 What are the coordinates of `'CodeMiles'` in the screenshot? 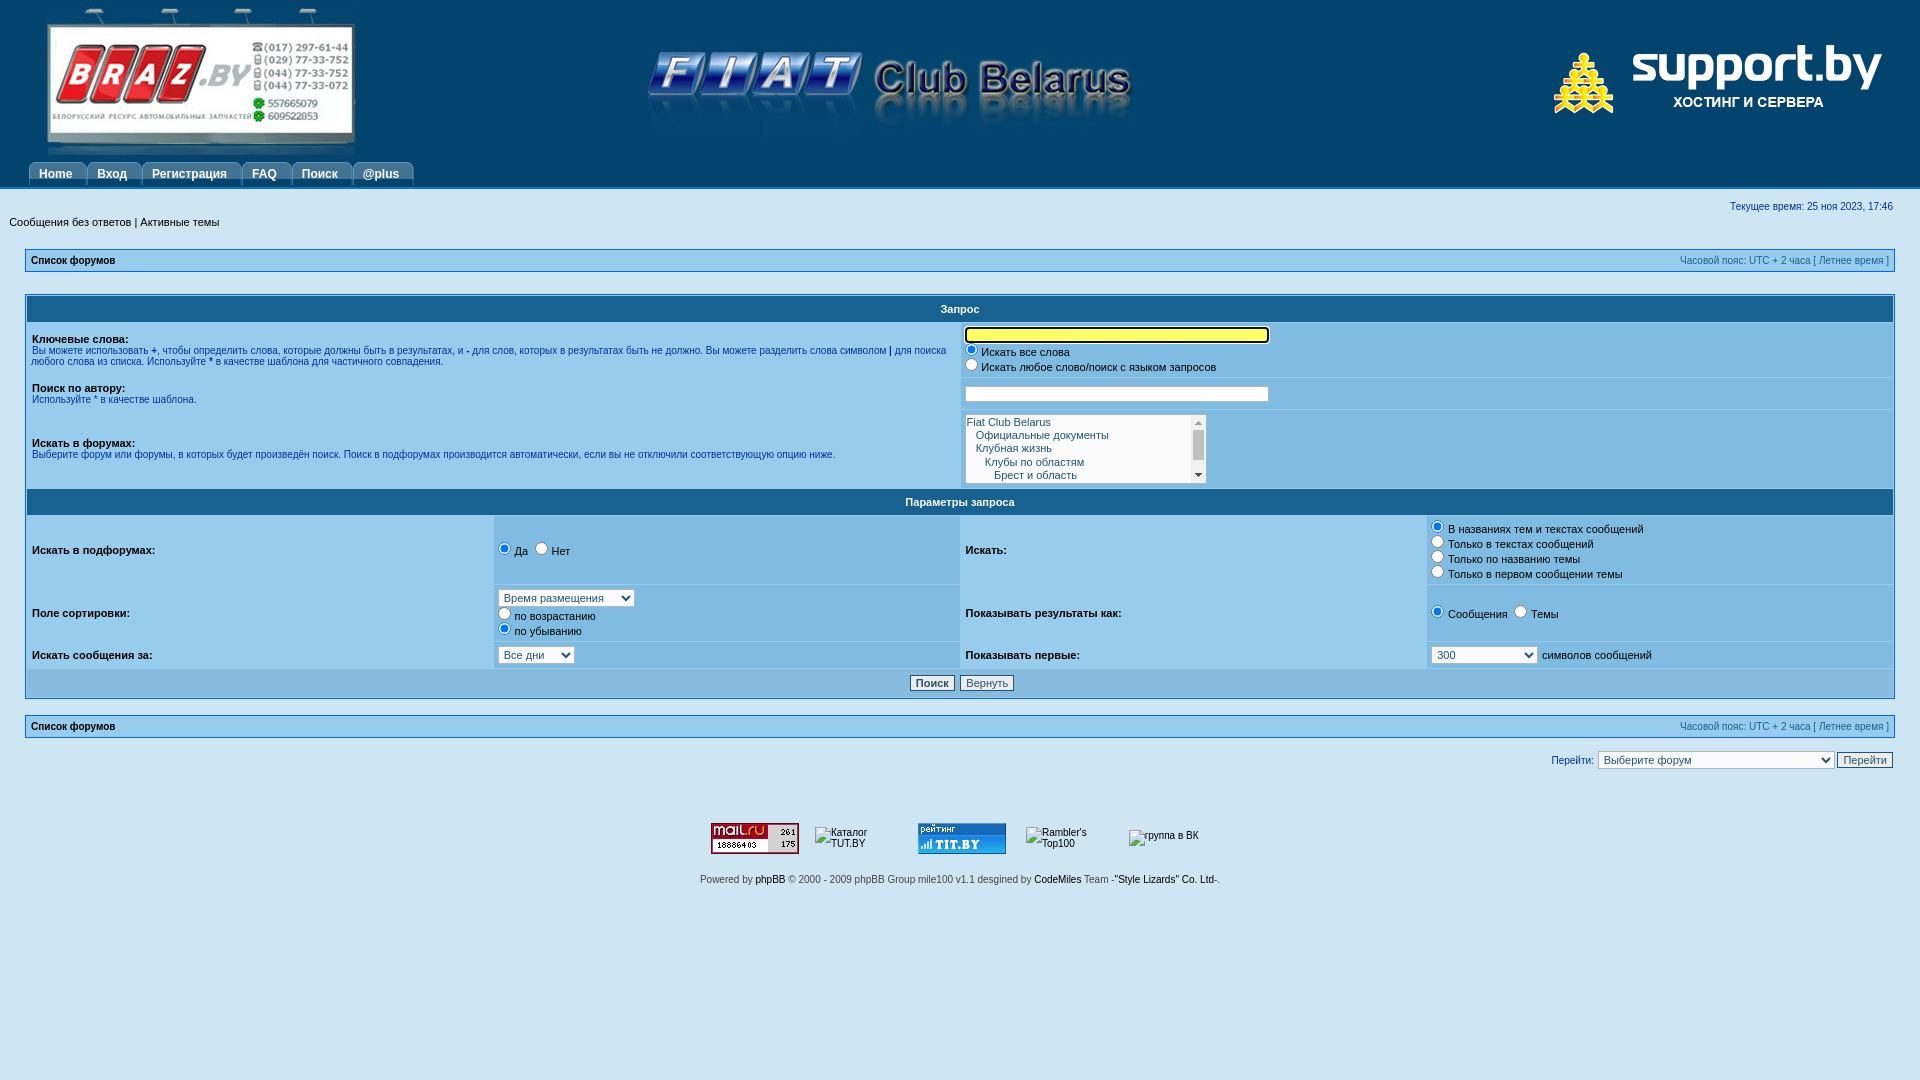 It's located at (1056, 878).